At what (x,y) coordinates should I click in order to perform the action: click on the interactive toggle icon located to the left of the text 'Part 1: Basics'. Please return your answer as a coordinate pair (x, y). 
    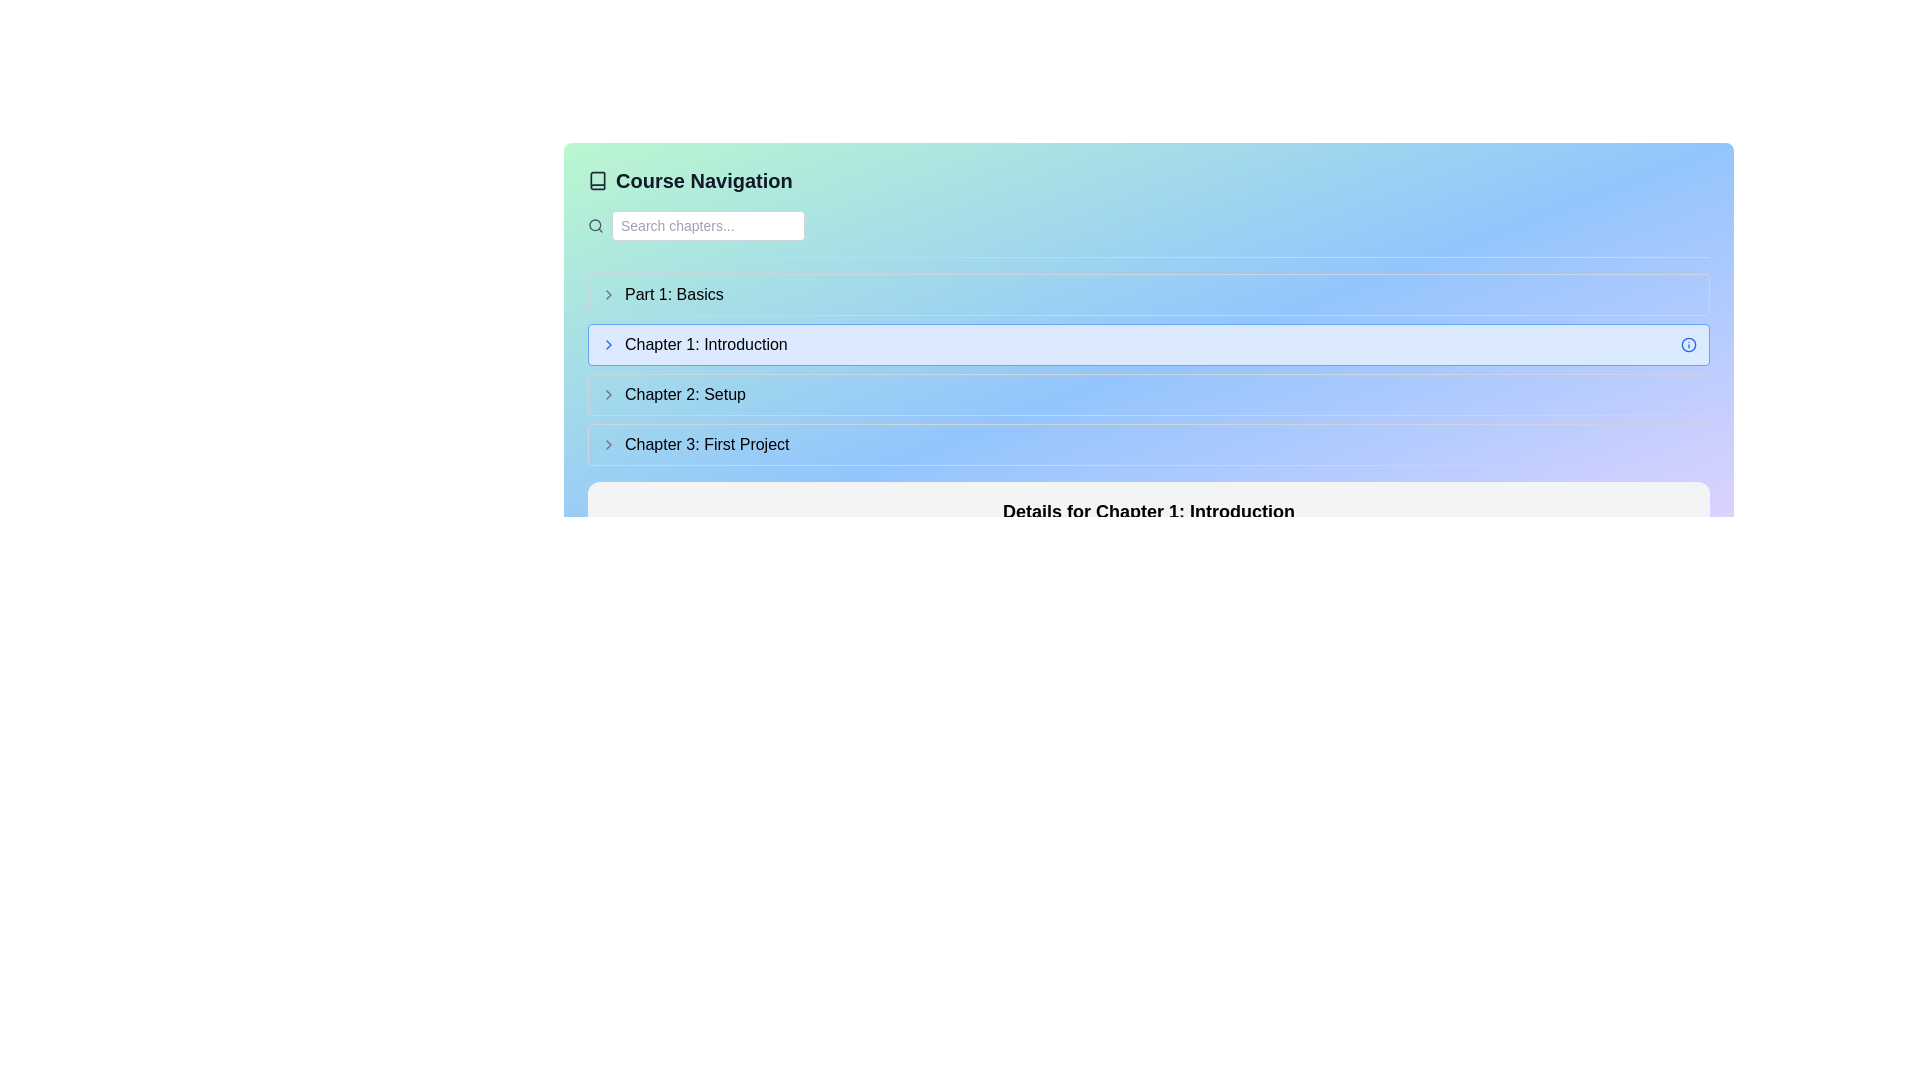
    Looking at the image, I should click on (608, 294).